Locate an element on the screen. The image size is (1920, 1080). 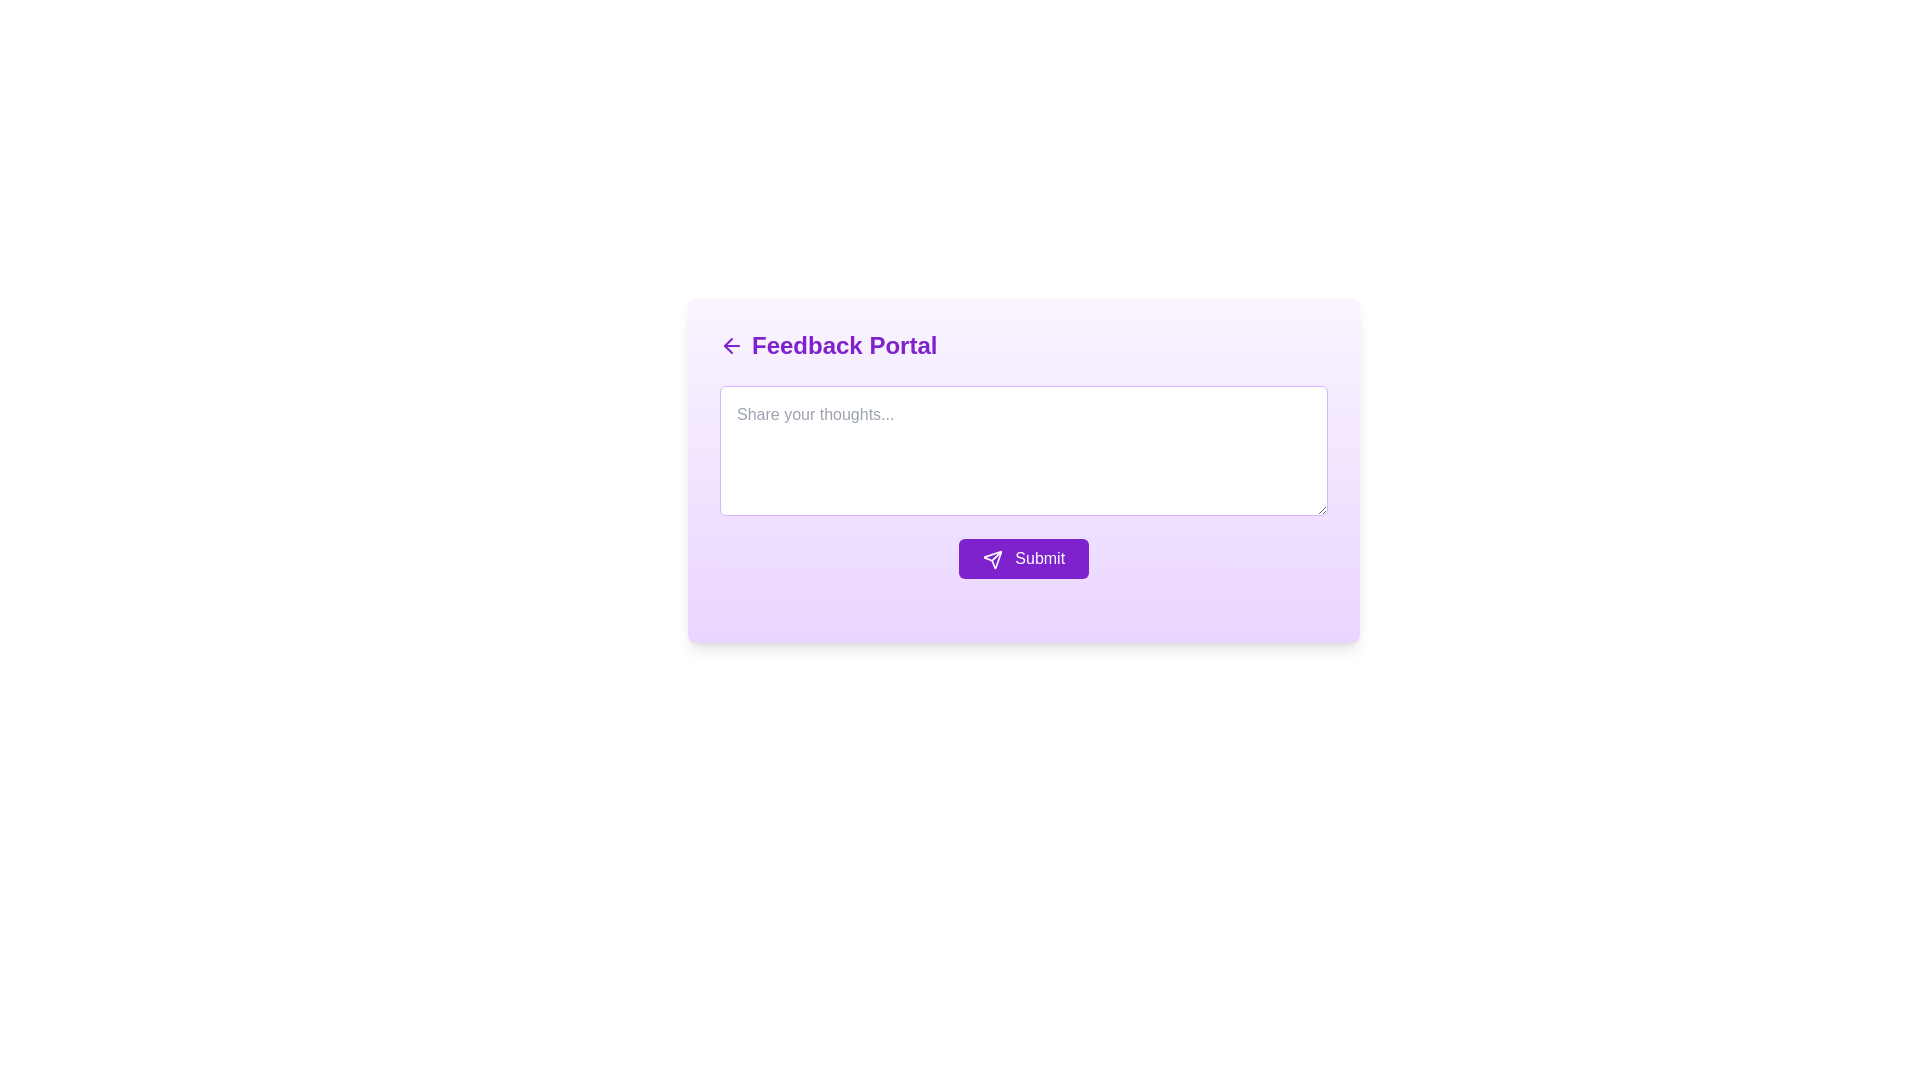
the left-pointing arrow icon that indicates backward navigation, located in the top-left part of the 'Feedback Portal' card interface is located at coordinates (727, 345).